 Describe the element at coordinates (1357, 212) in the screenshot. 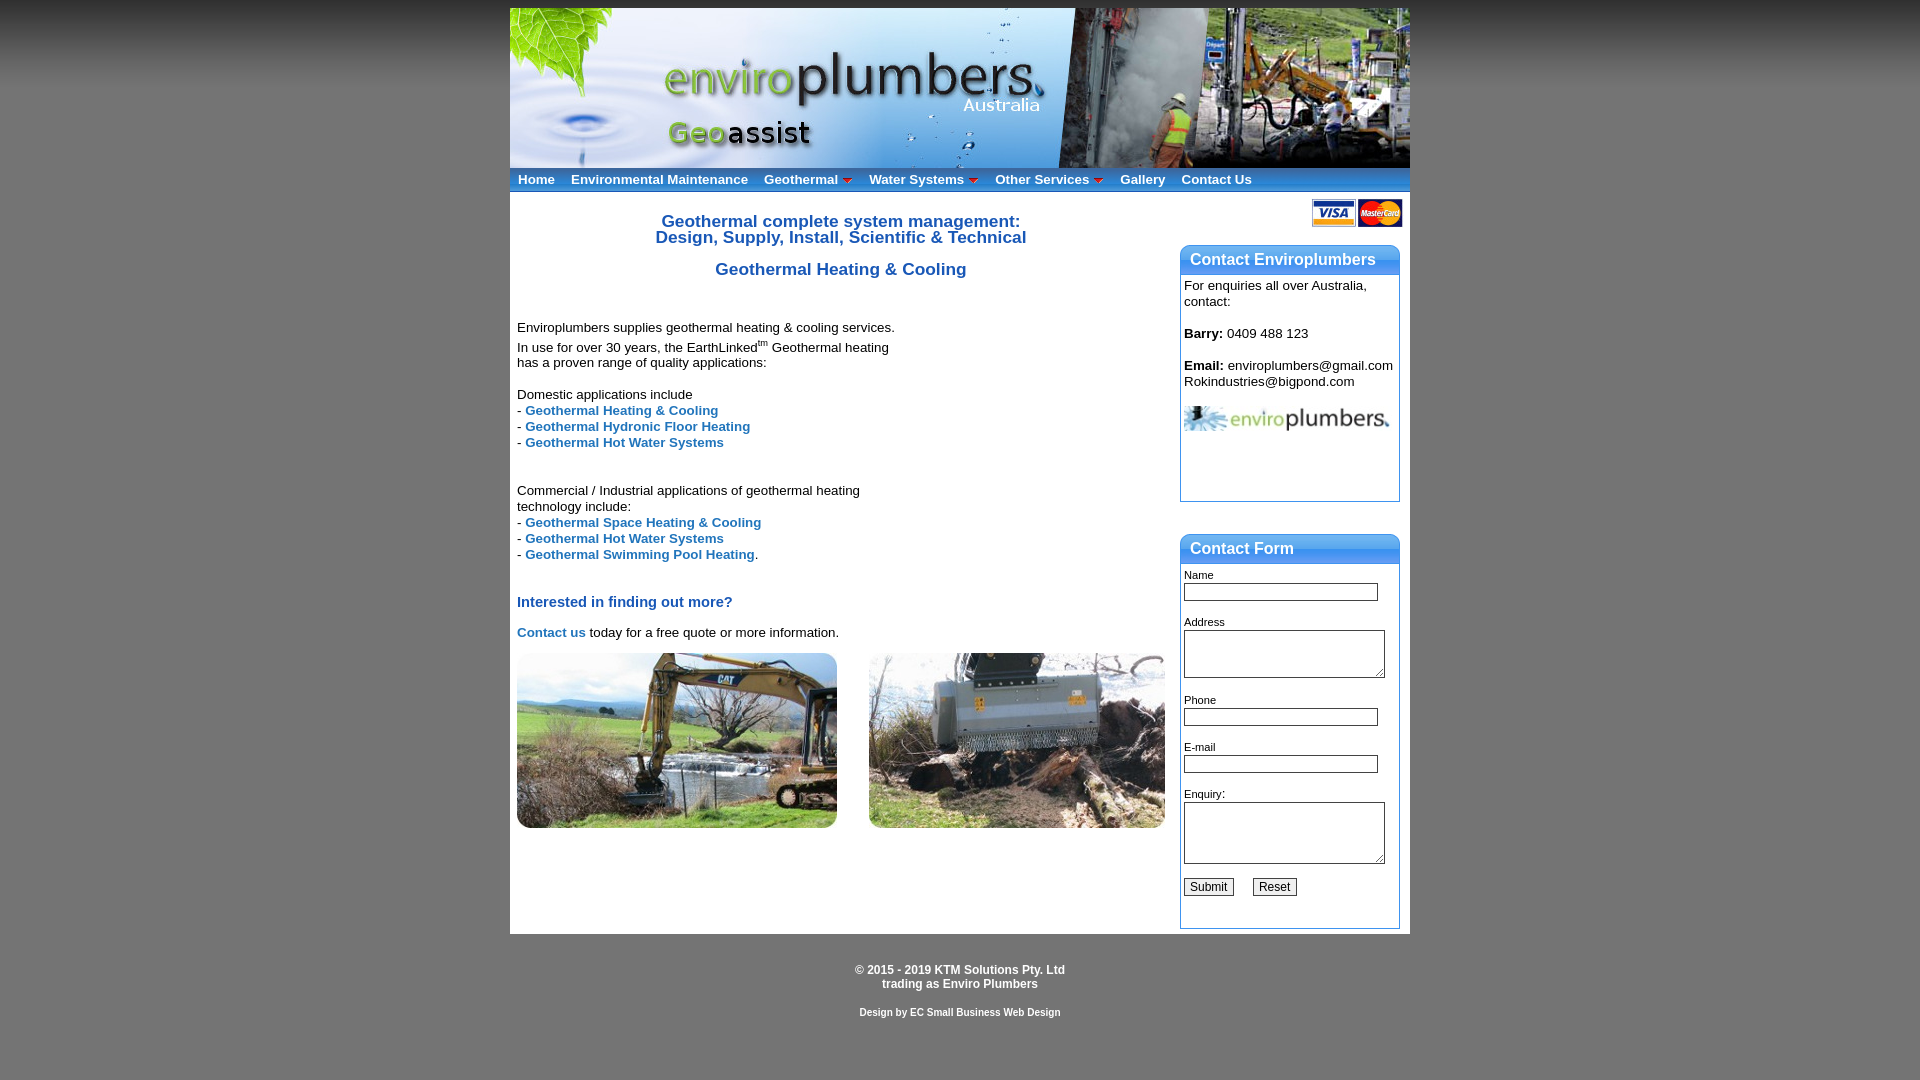

I see `'Visa & Mastercard Accepted'` at that location.